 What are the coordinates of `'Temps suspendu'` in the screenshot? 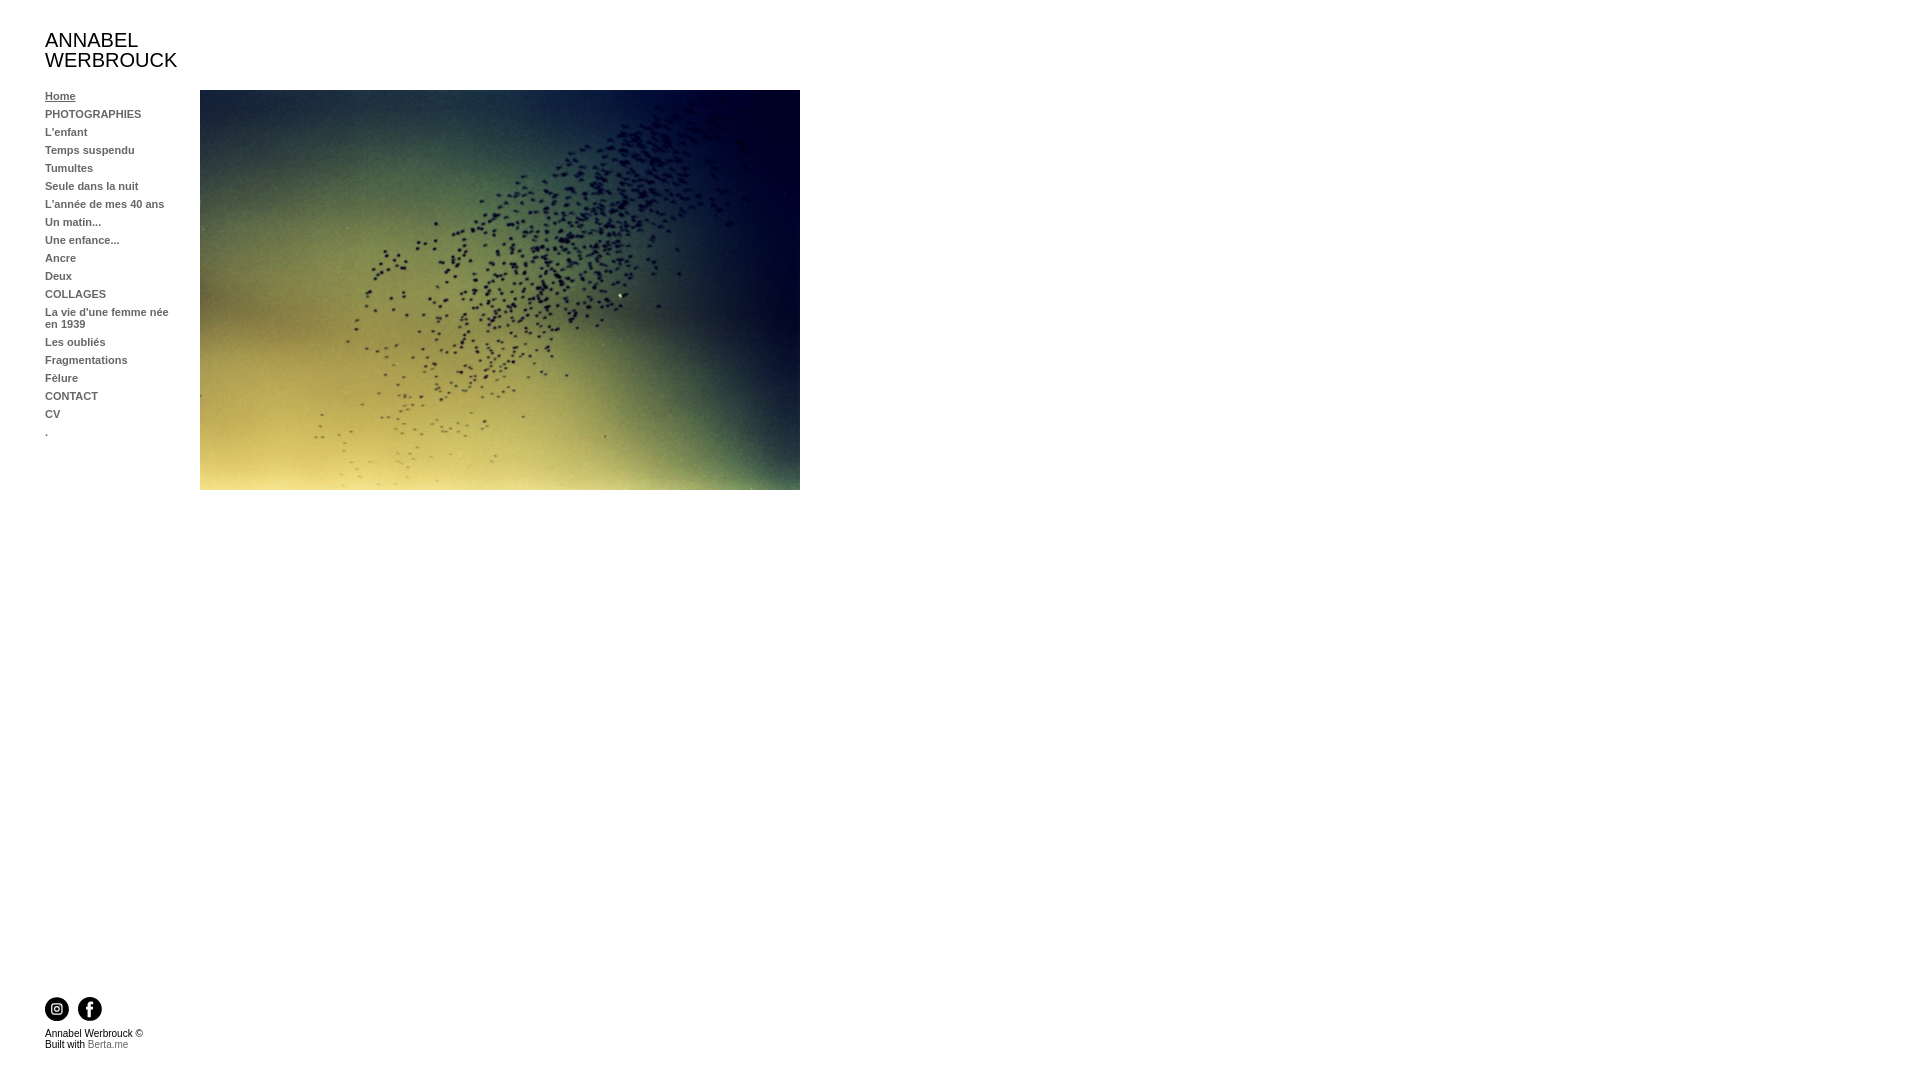 It's located at (89, 149).